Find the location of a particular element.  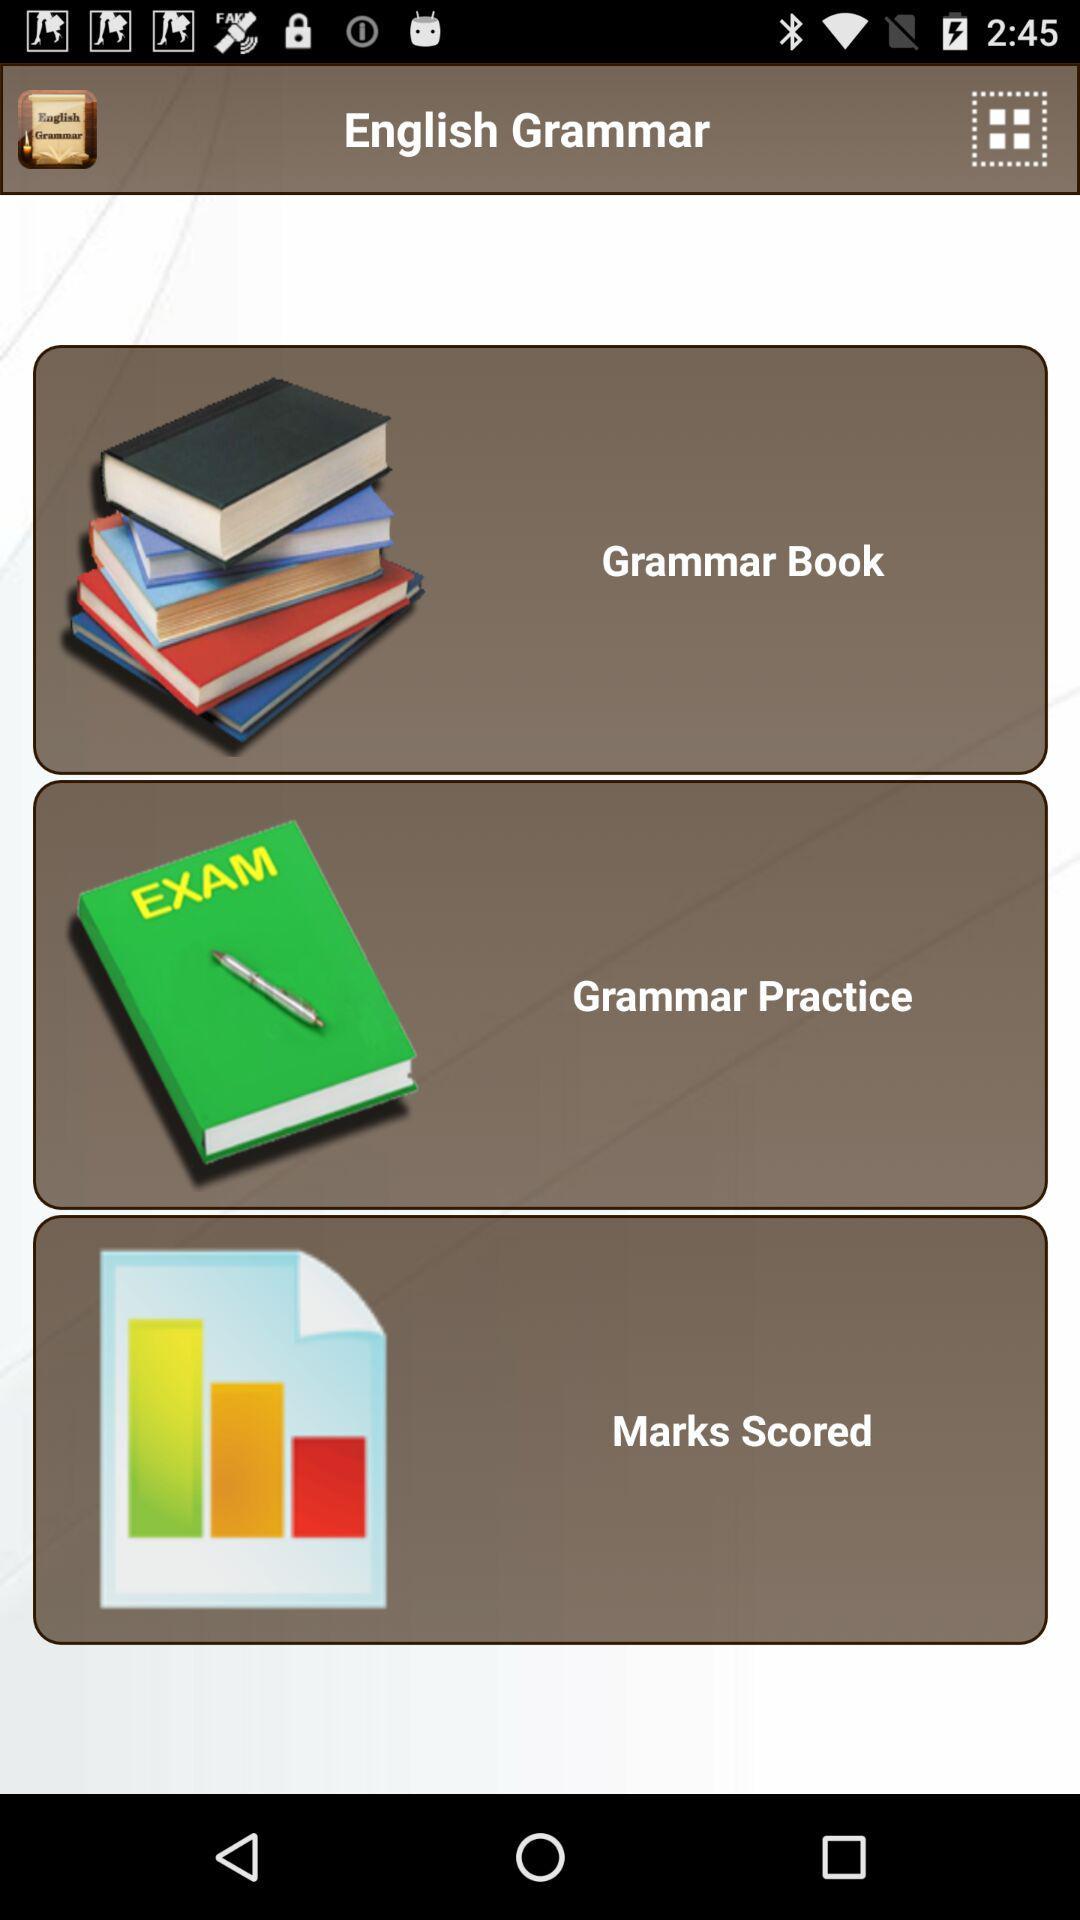

go back is located at coordinates (1009, 128).